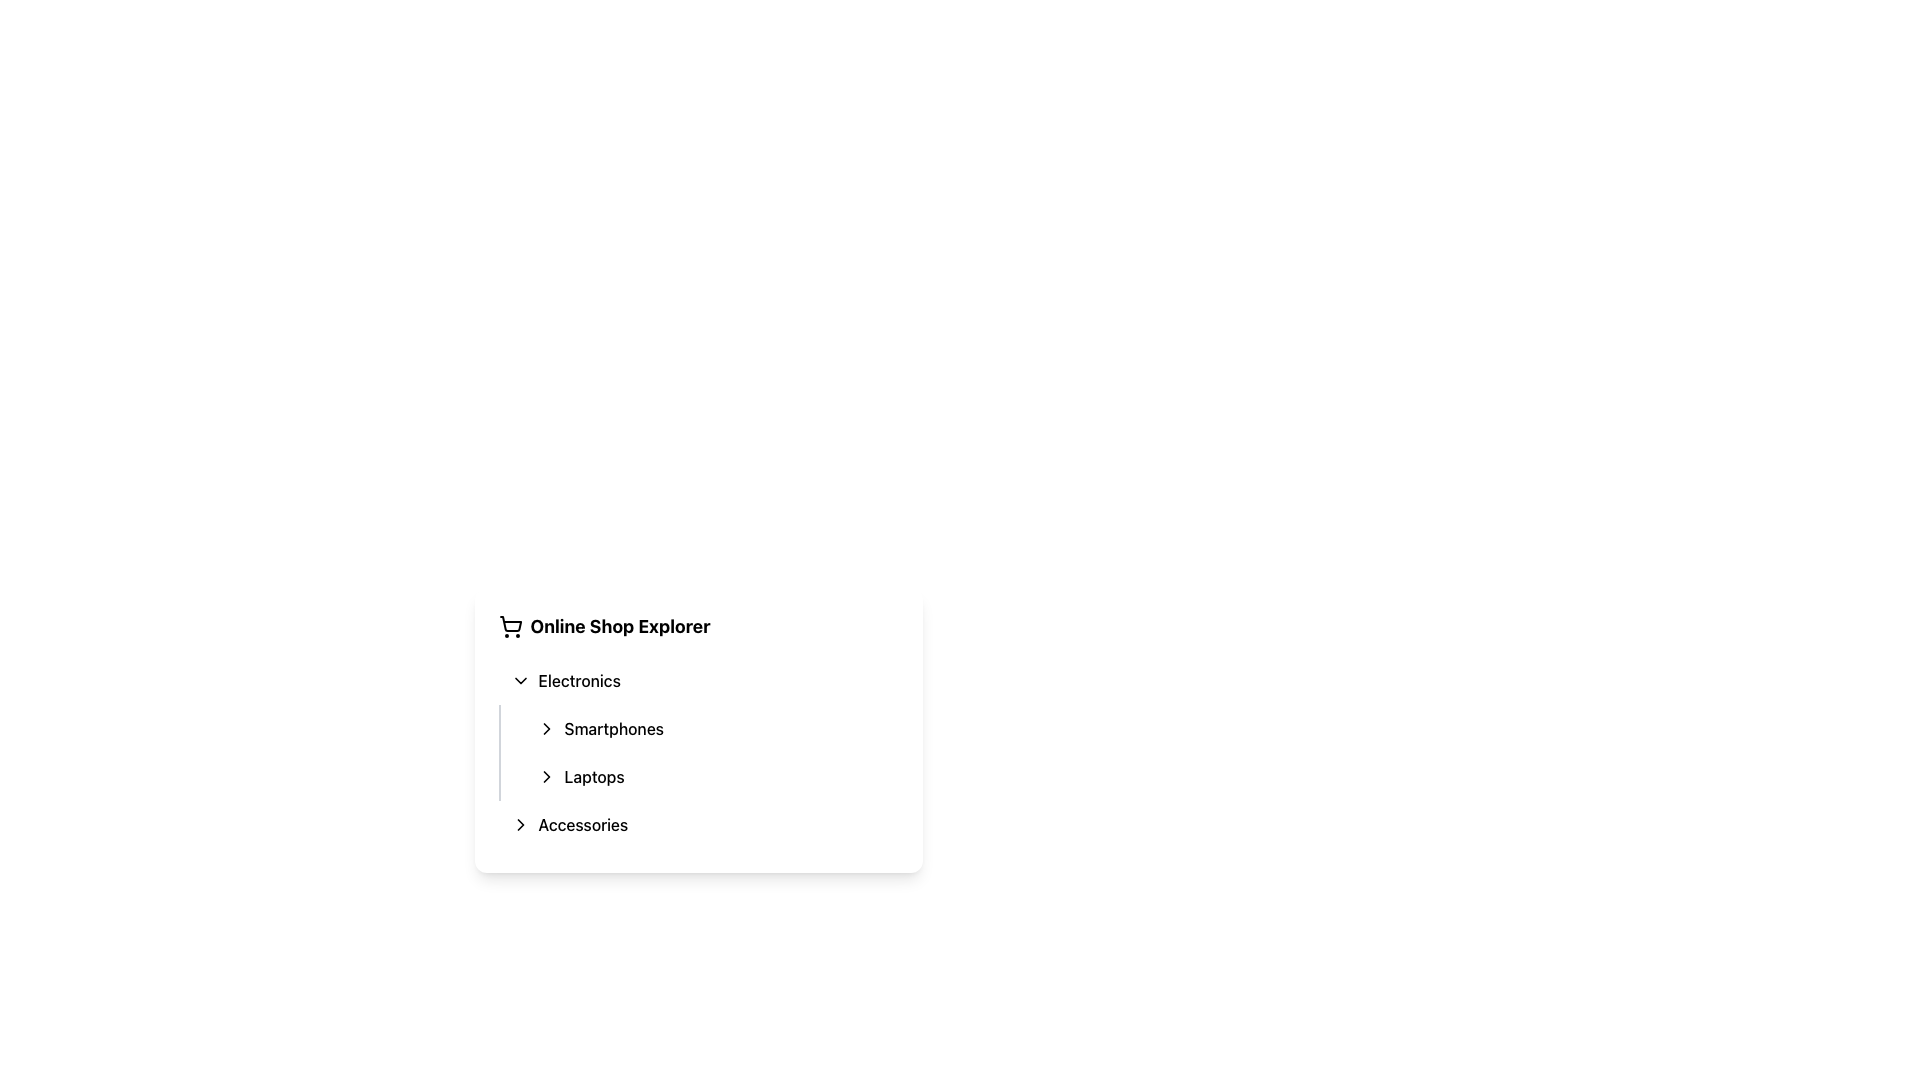 This screenshot has width=1920, height=1080. What do you see at coordinates (510, 626) in the screenshot?
I see `the shopping cart icon located to the left of the 'Online Shop Explorer' title, which indicates the shopping functionality of the application` at bounding box center [510, 626].